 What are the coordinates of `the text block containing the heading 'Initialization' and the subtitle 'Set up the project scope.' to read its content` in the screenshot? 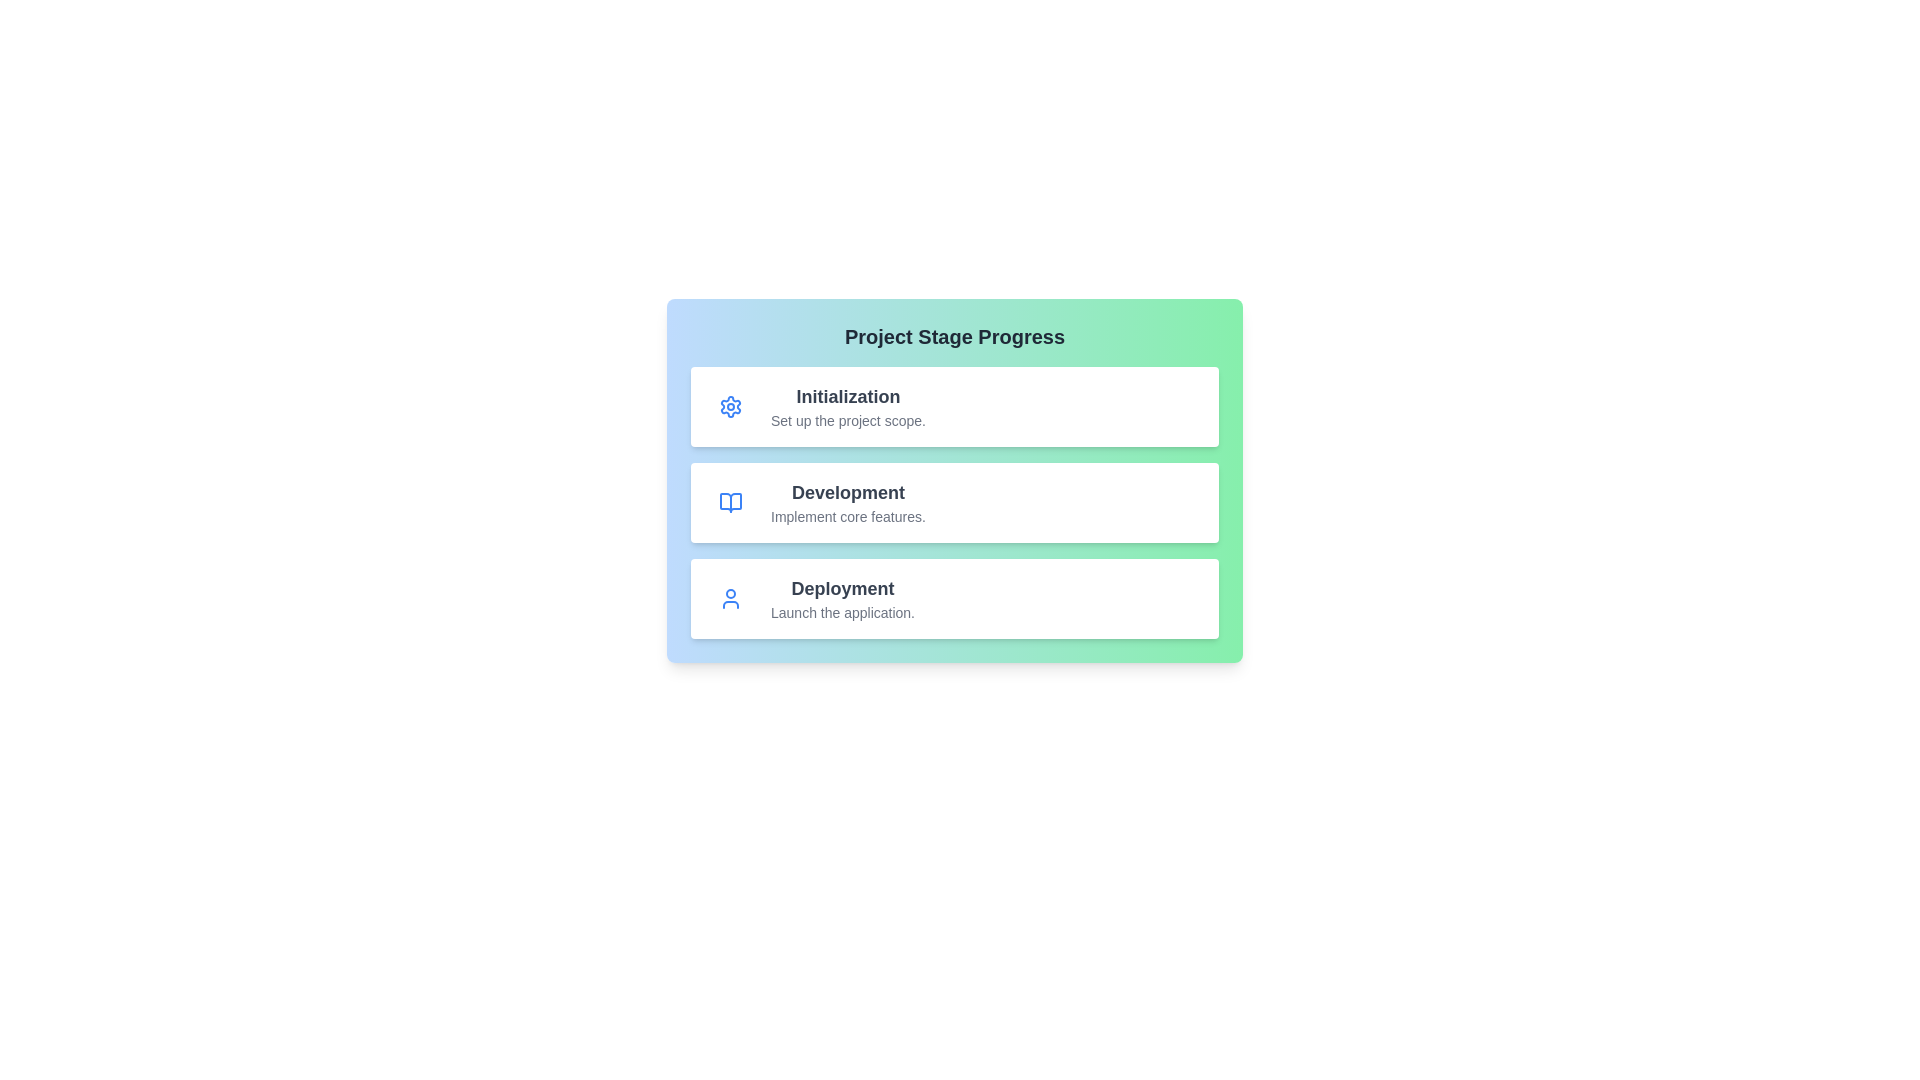 It's located at (848, 406).